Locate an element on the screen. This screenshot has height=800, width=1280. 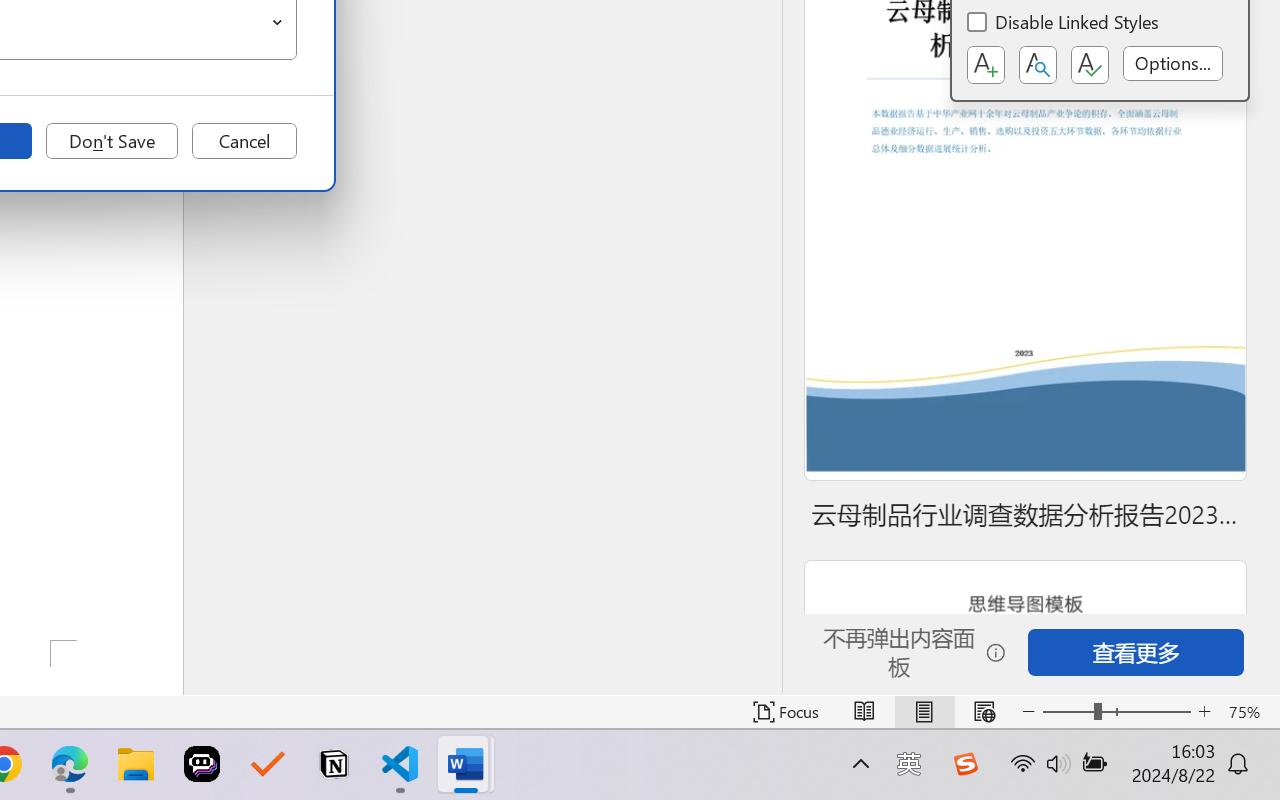
'Notion' is located at coordinates (334, 764).